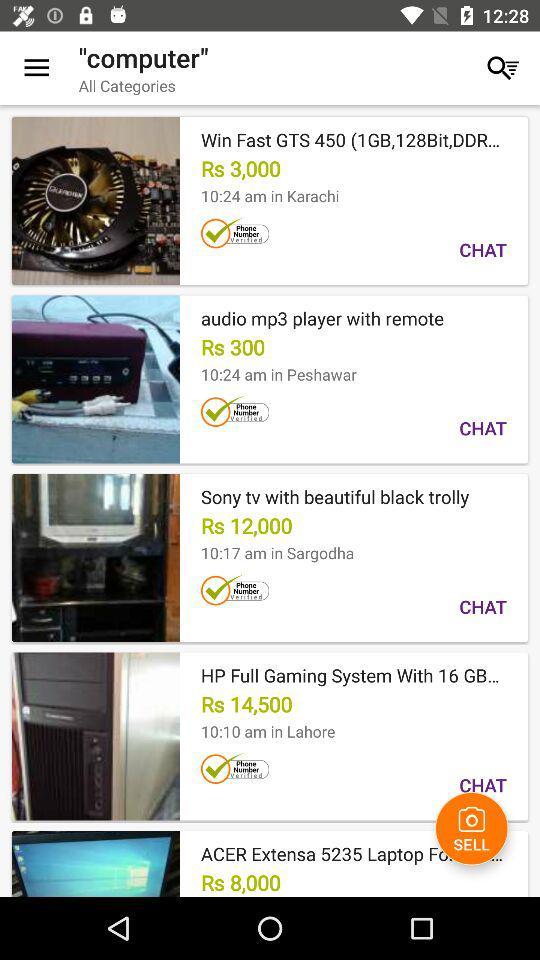 This screenshot has width=540, height=960. What do you see at coordinates (36, 68) in the screenshot?
I see `the item next to "computer" icon` at bounding box center [36, 68].